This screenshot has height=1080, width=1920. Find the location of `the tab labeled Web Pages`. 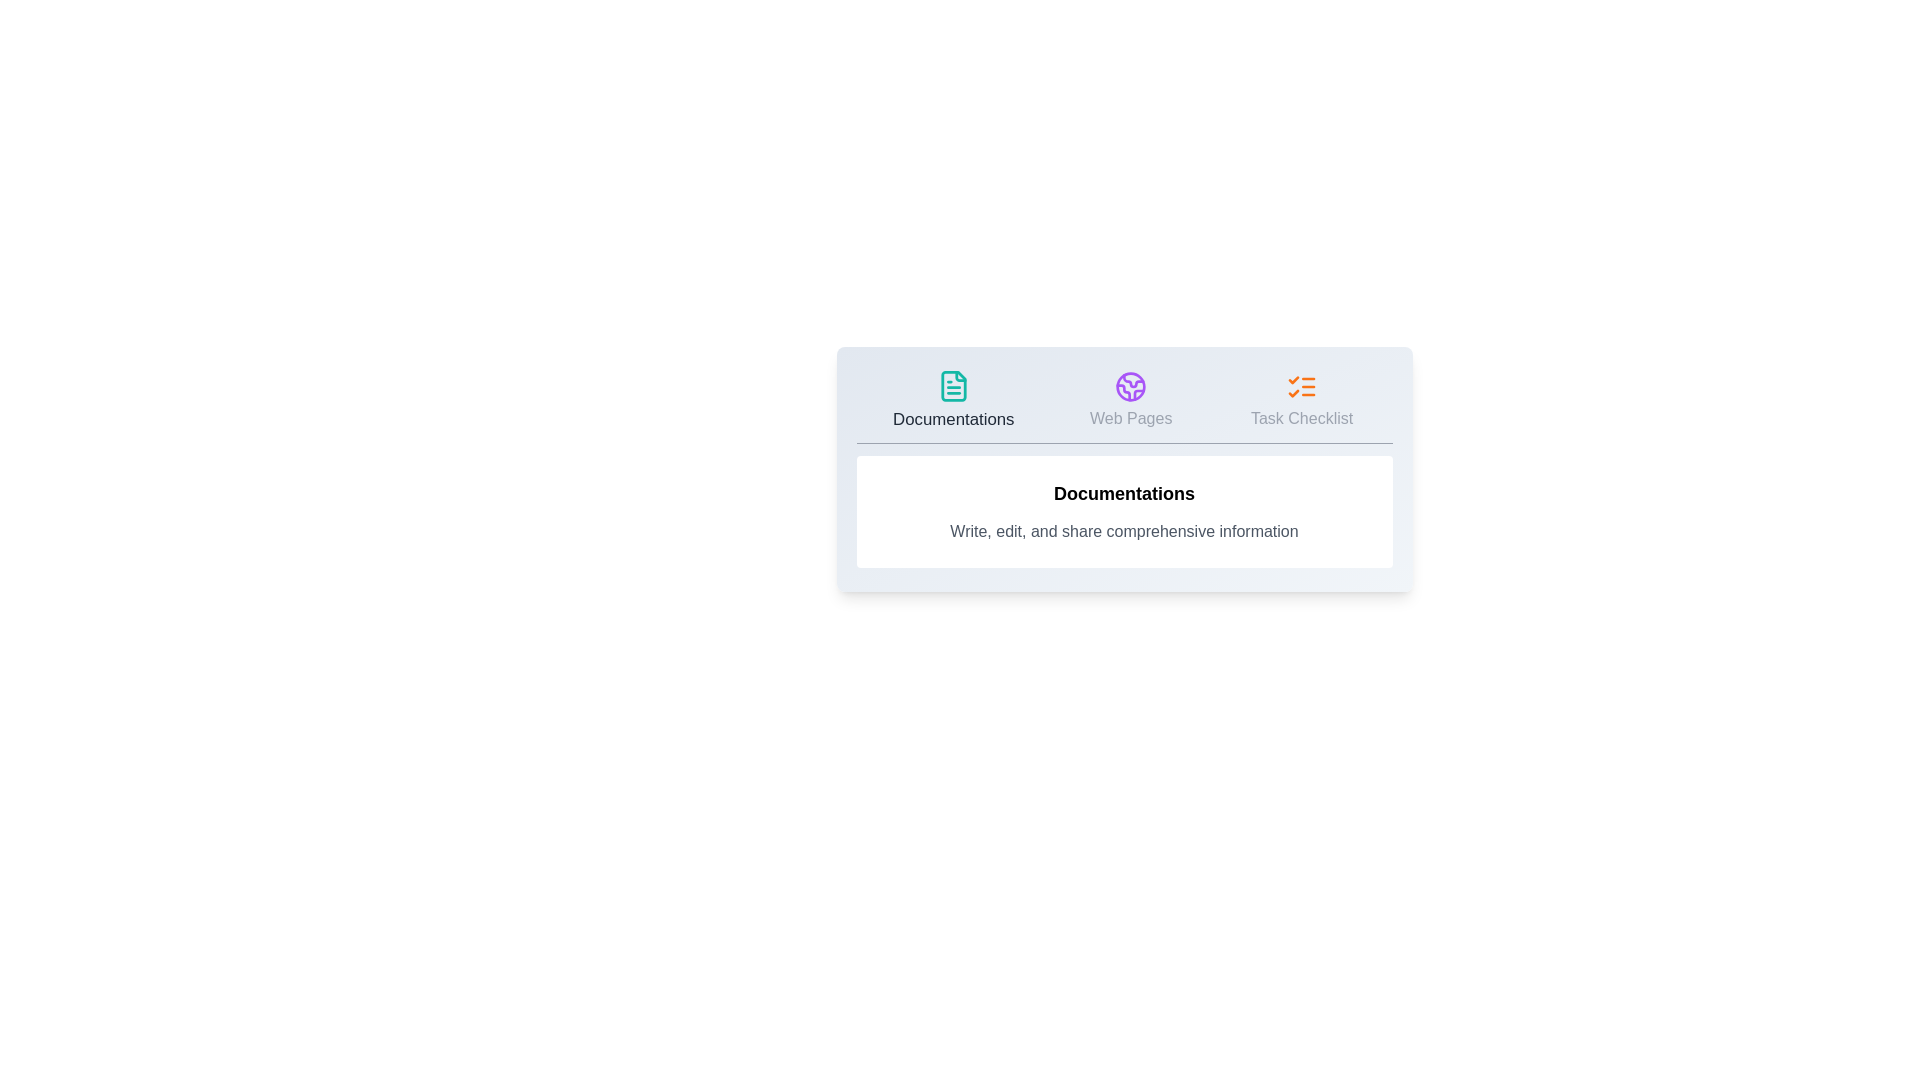

the tab labeled Web Pages is located at coordinates (1131, 401).